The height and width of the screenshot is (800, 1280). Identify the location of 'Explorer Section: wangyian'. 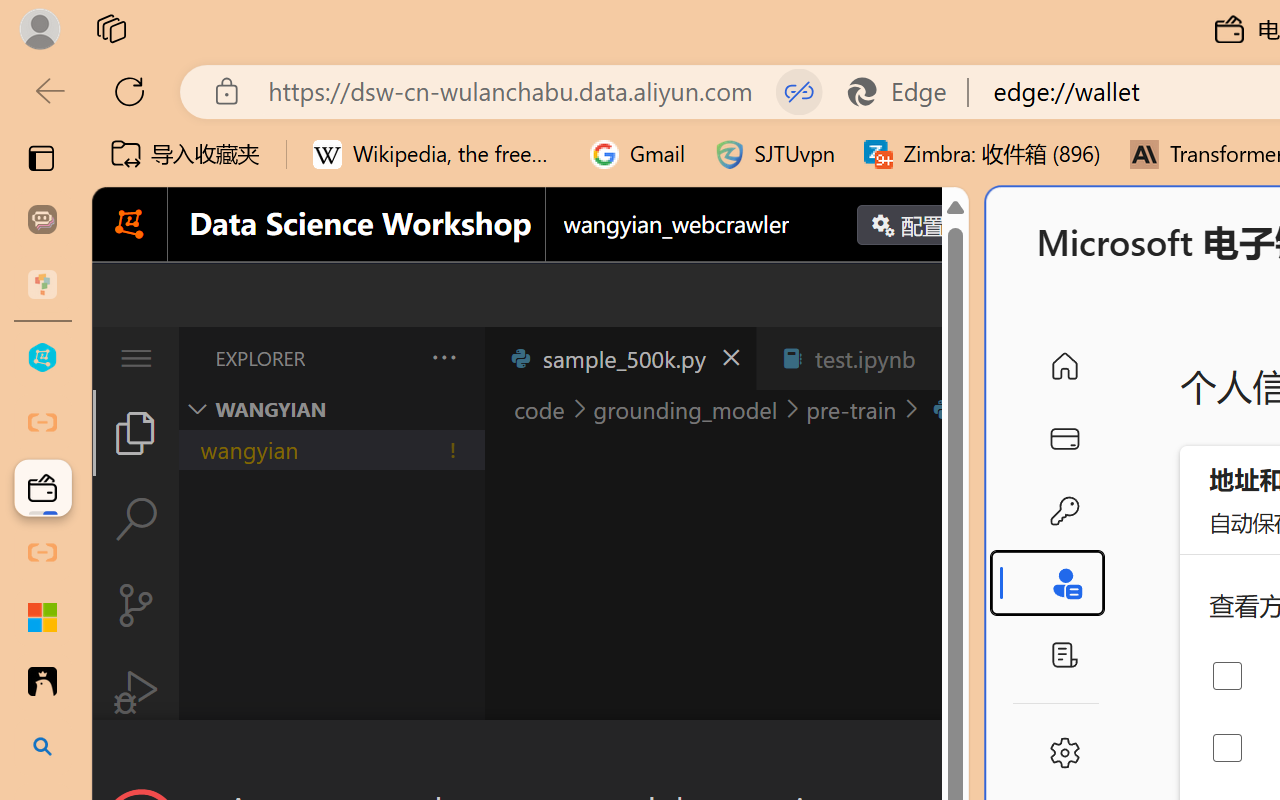
(331, 409).